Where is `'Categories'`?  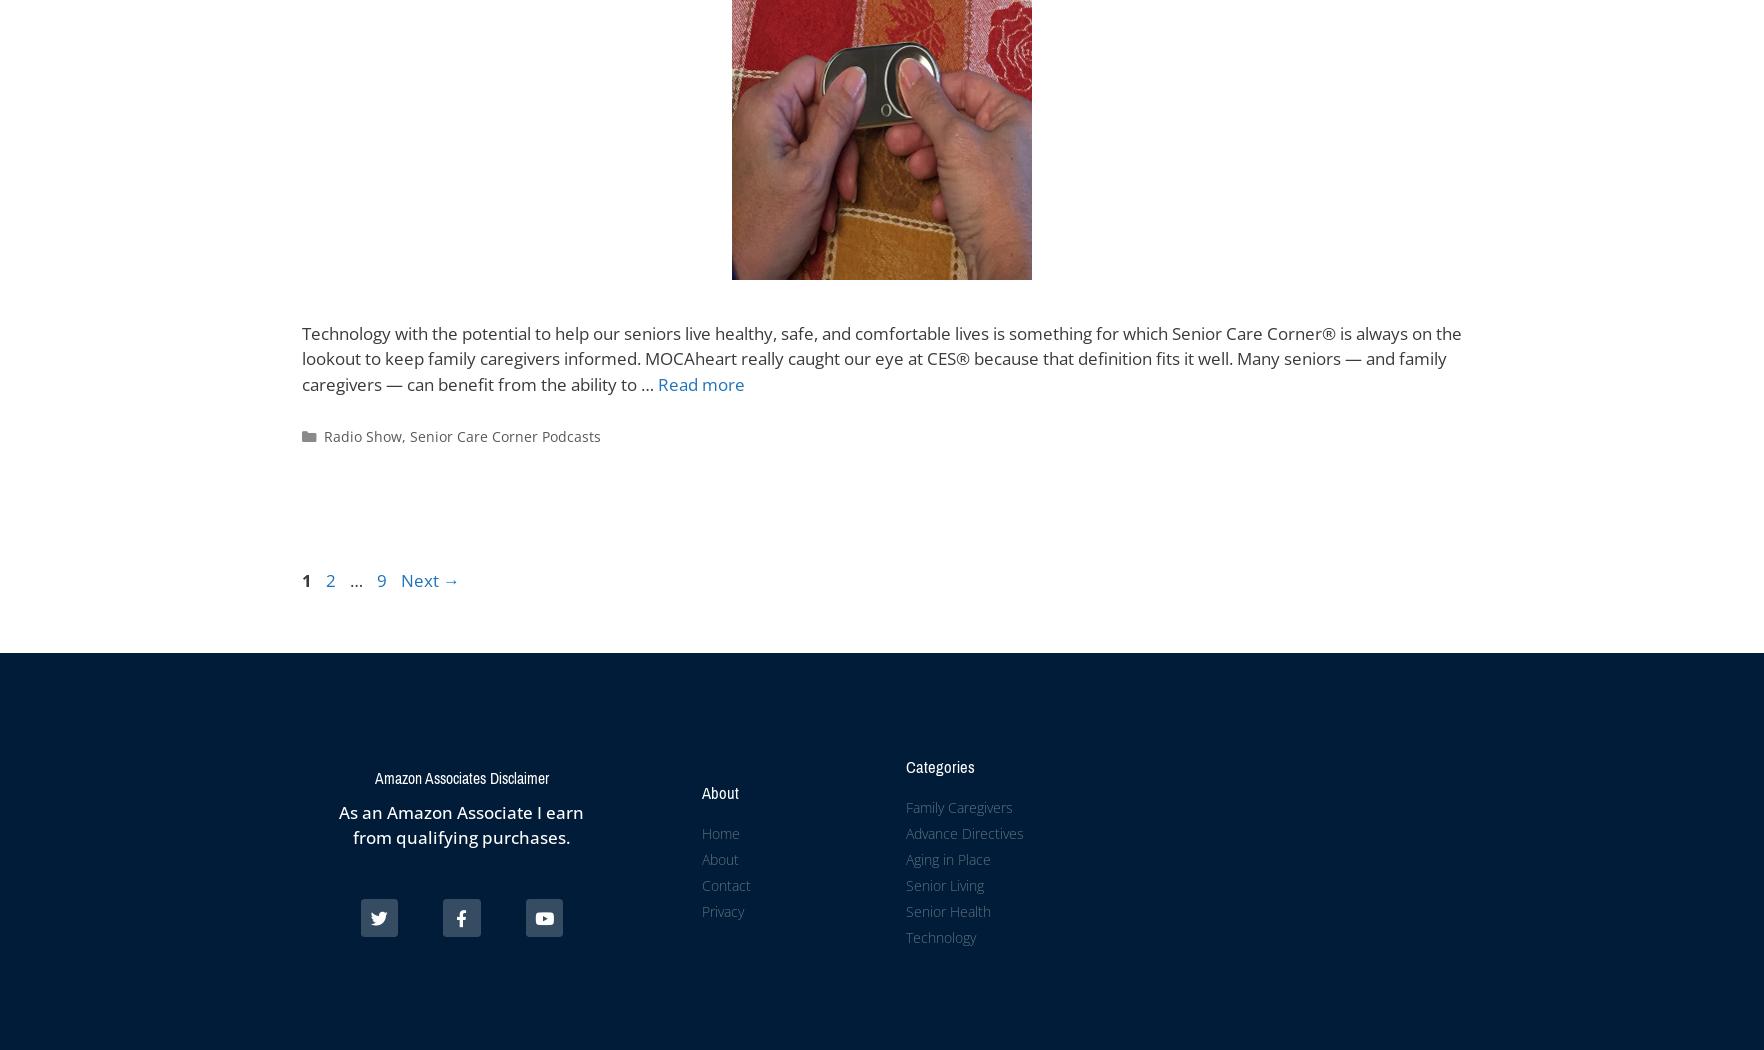
'Categories' is located at coordinates (939, 766).